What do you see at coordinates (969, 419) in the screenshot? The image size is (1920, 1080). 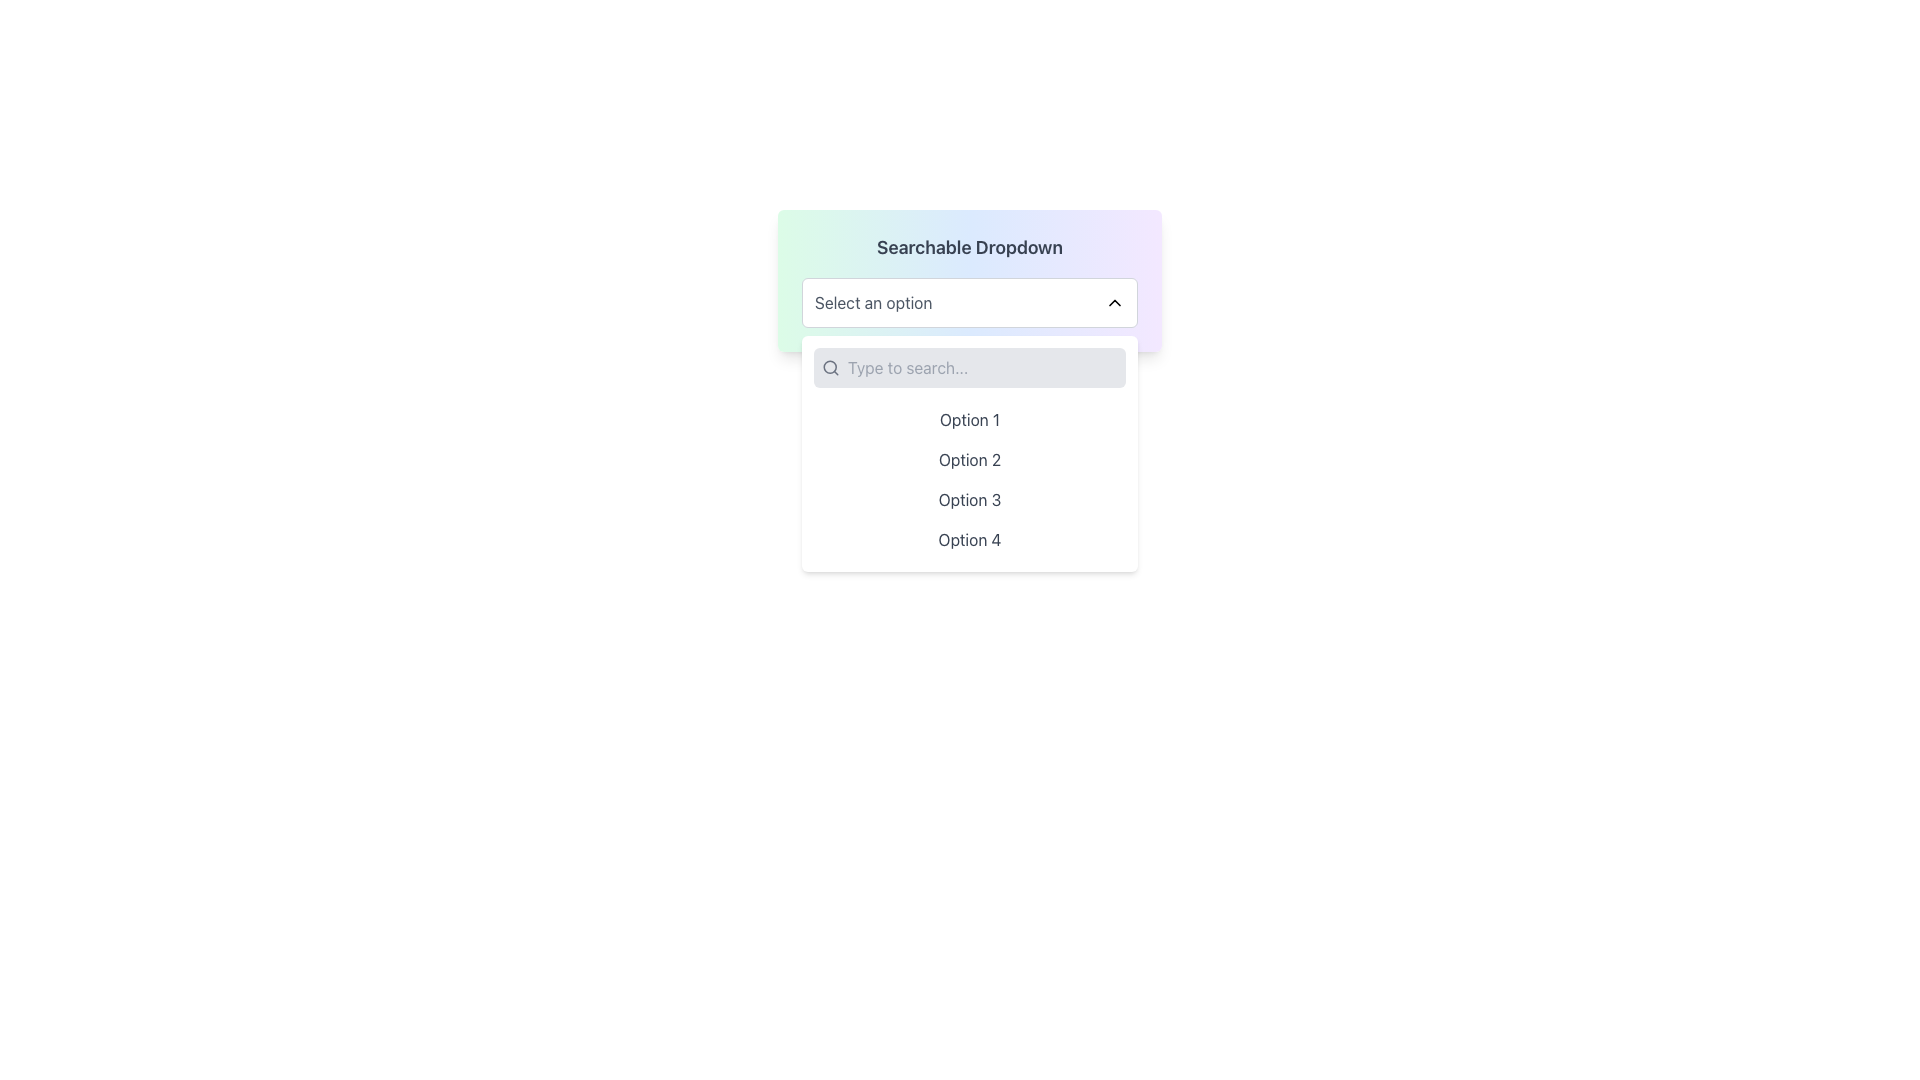 I see `the first selectable option in the dropdown menu` at bounding box center [969, 419].